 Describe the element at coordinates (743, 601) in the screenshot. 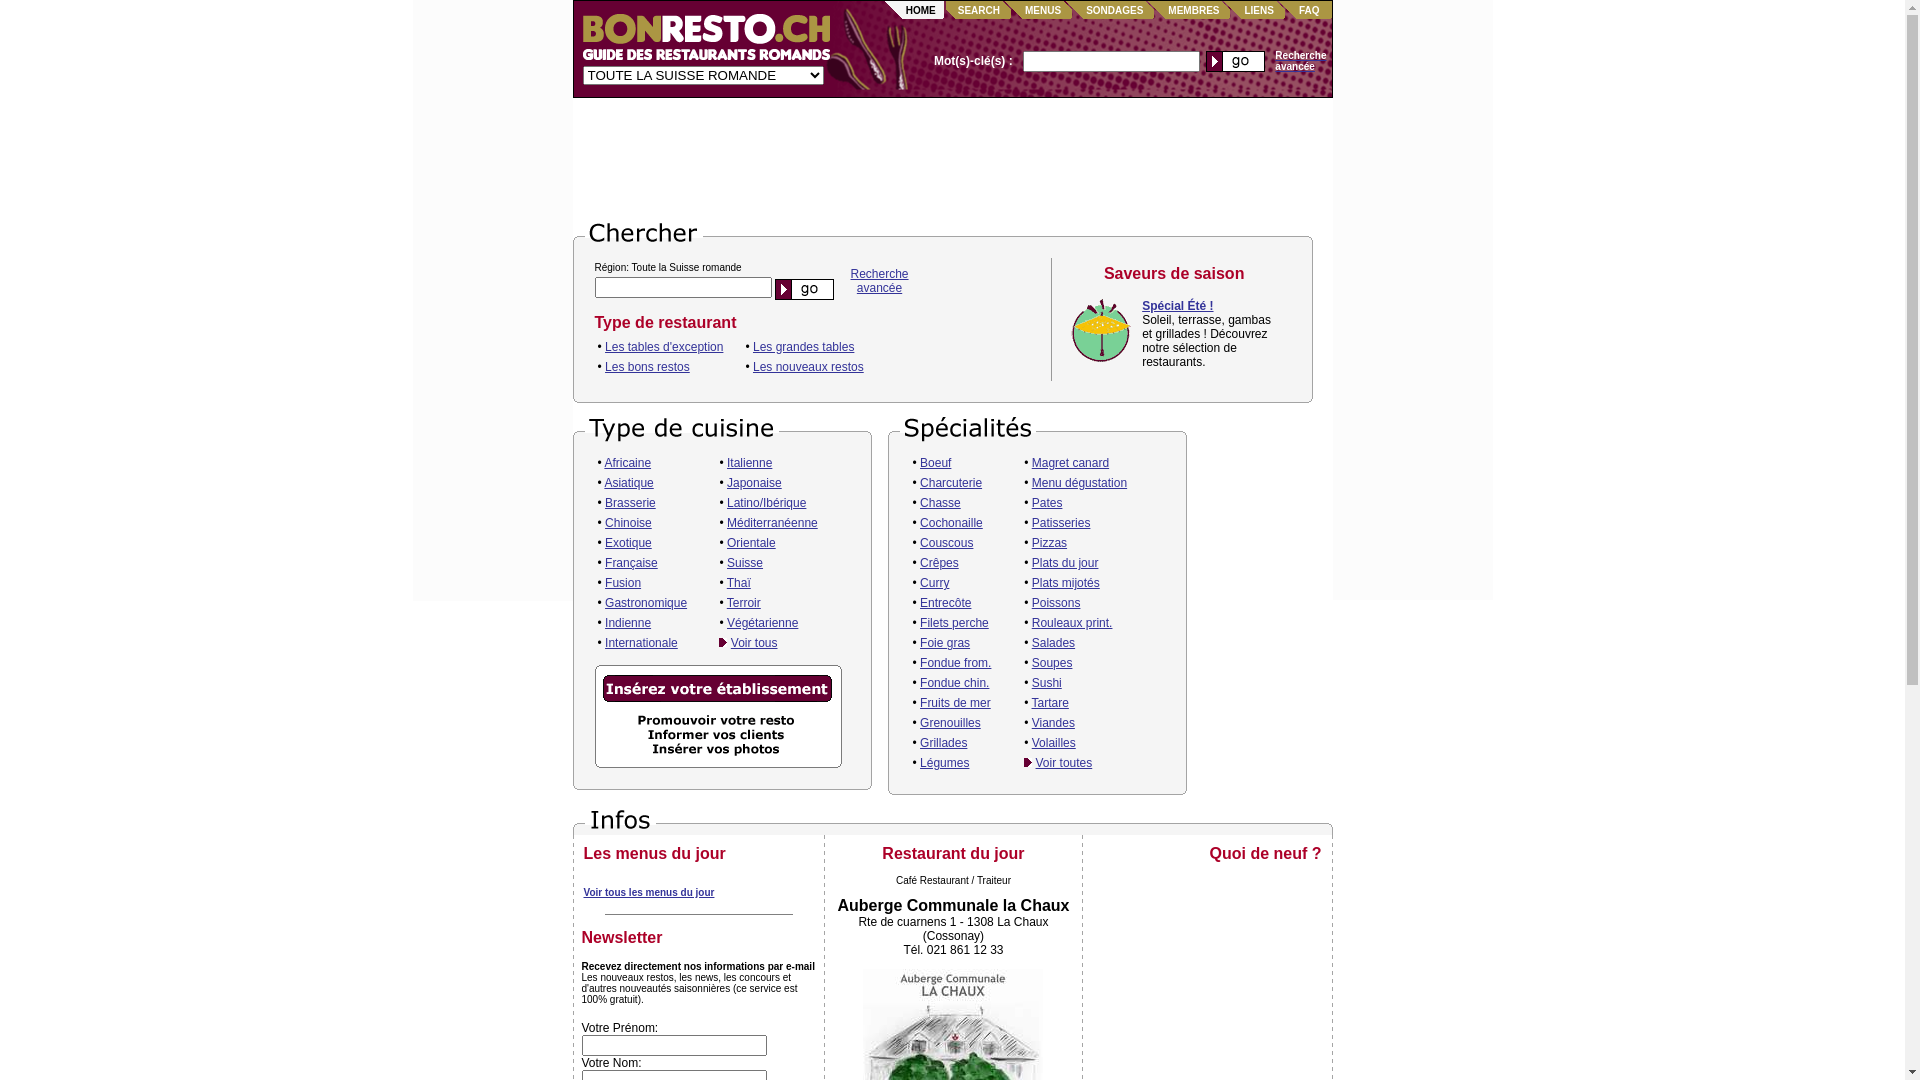

I see `'Terroir'` at that location.